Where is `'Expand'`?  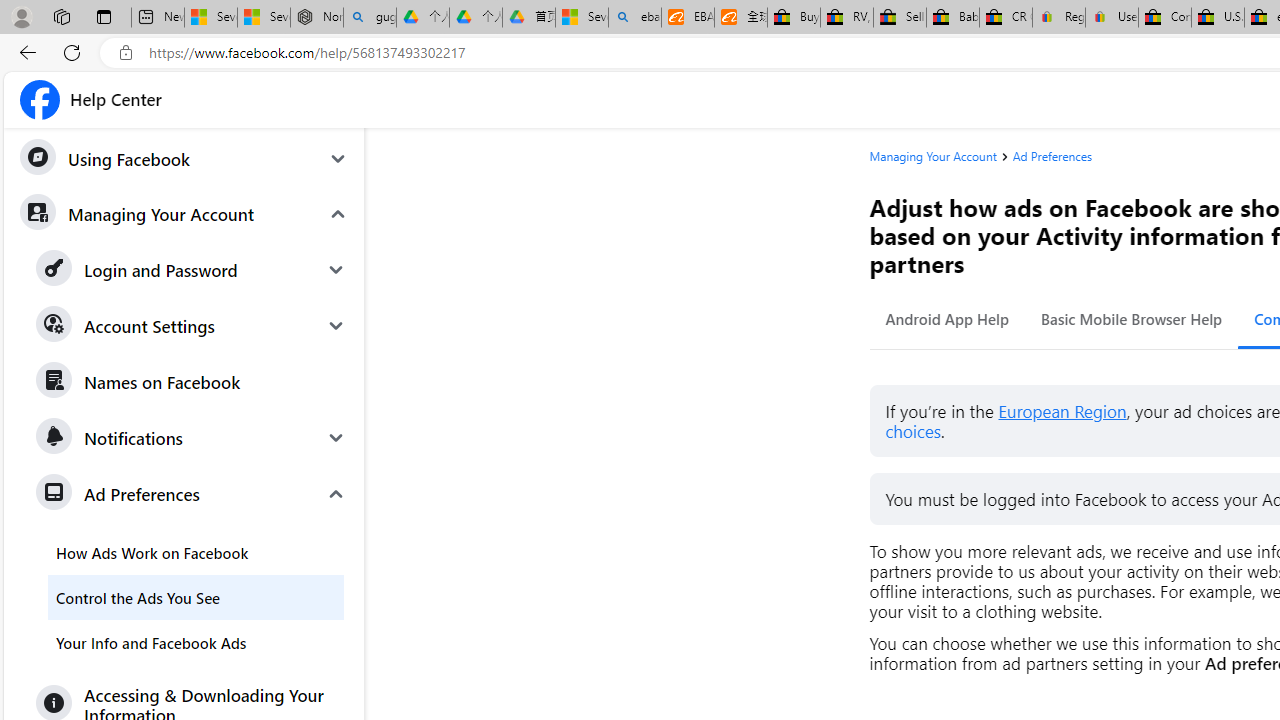 'Expand' is located at coordinates (336, 493).